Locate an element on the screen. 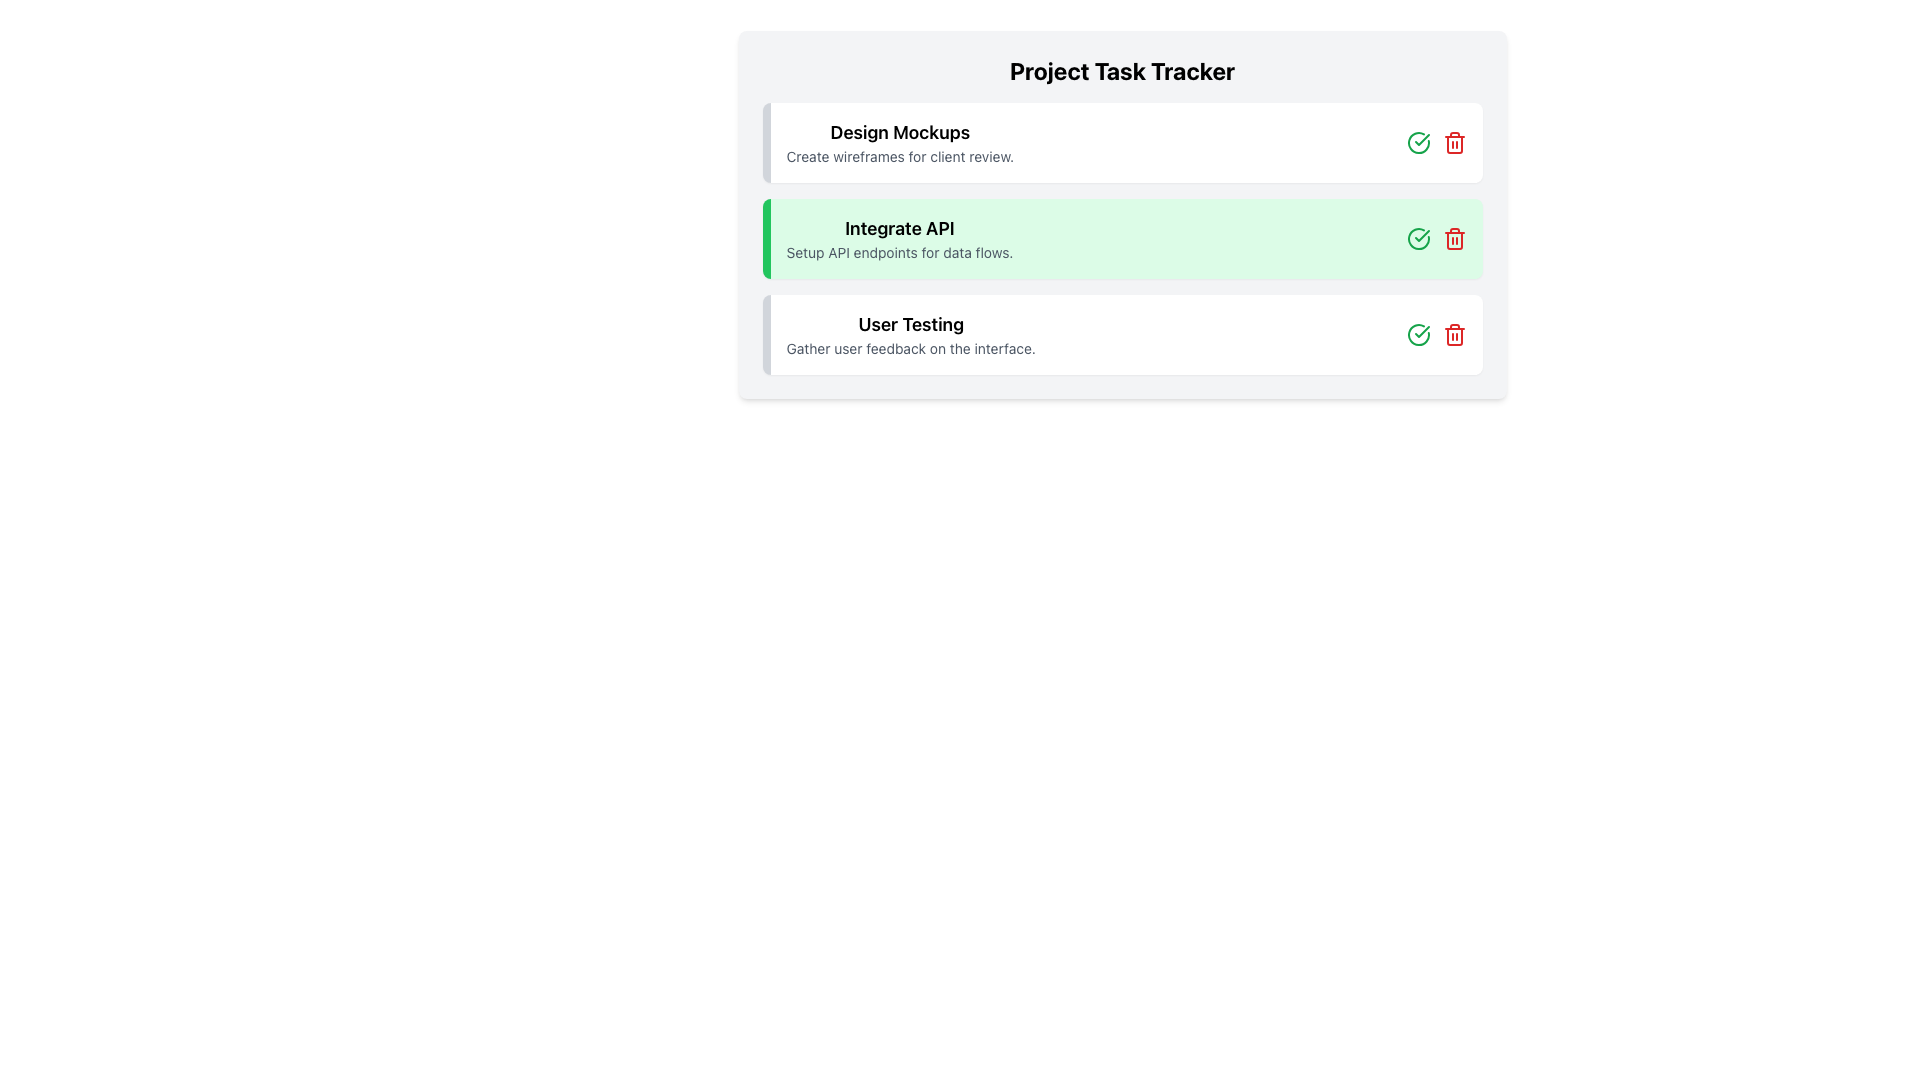  the completion icon for the task labeled 'Integrate API', which is located in the right section near the green background area is located at coordinates (1420, 330).